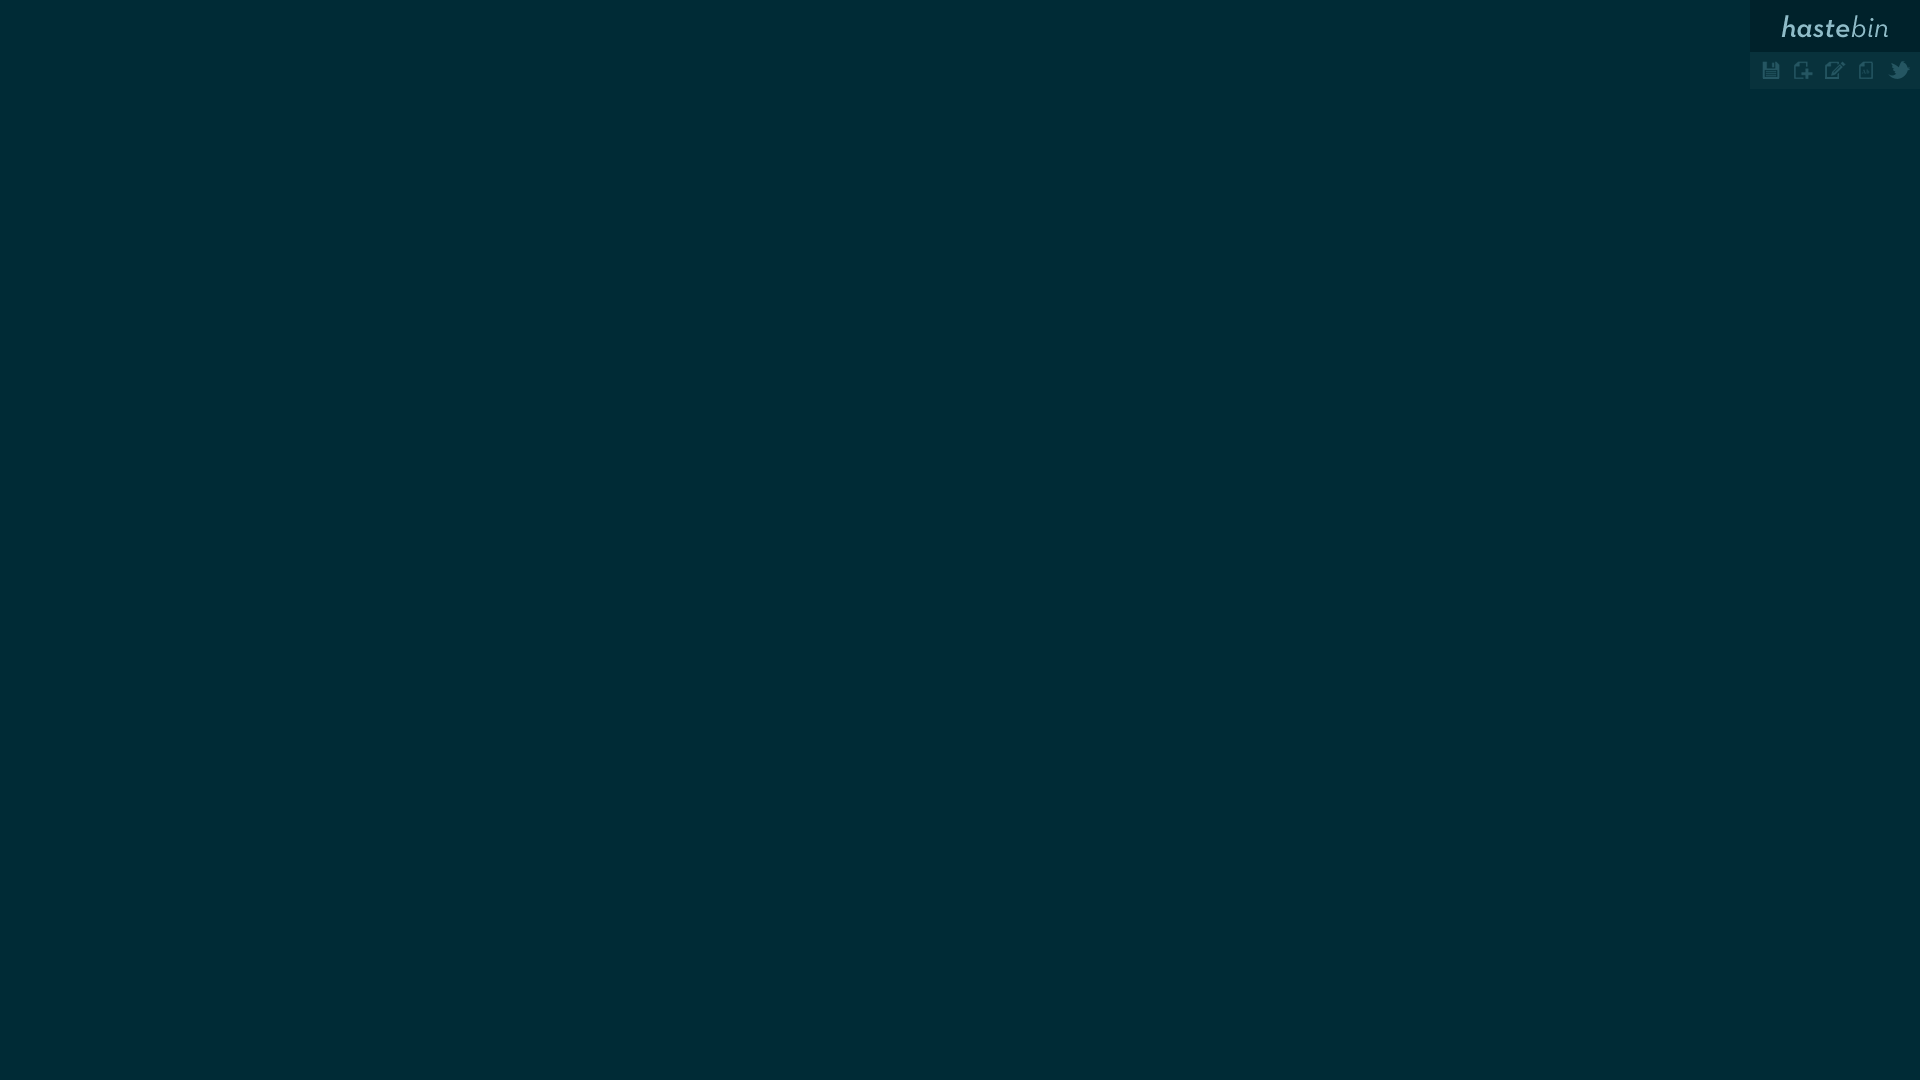 The image size is (1920, 1080). I want to click on 'Just Text', so click(1866, 69).